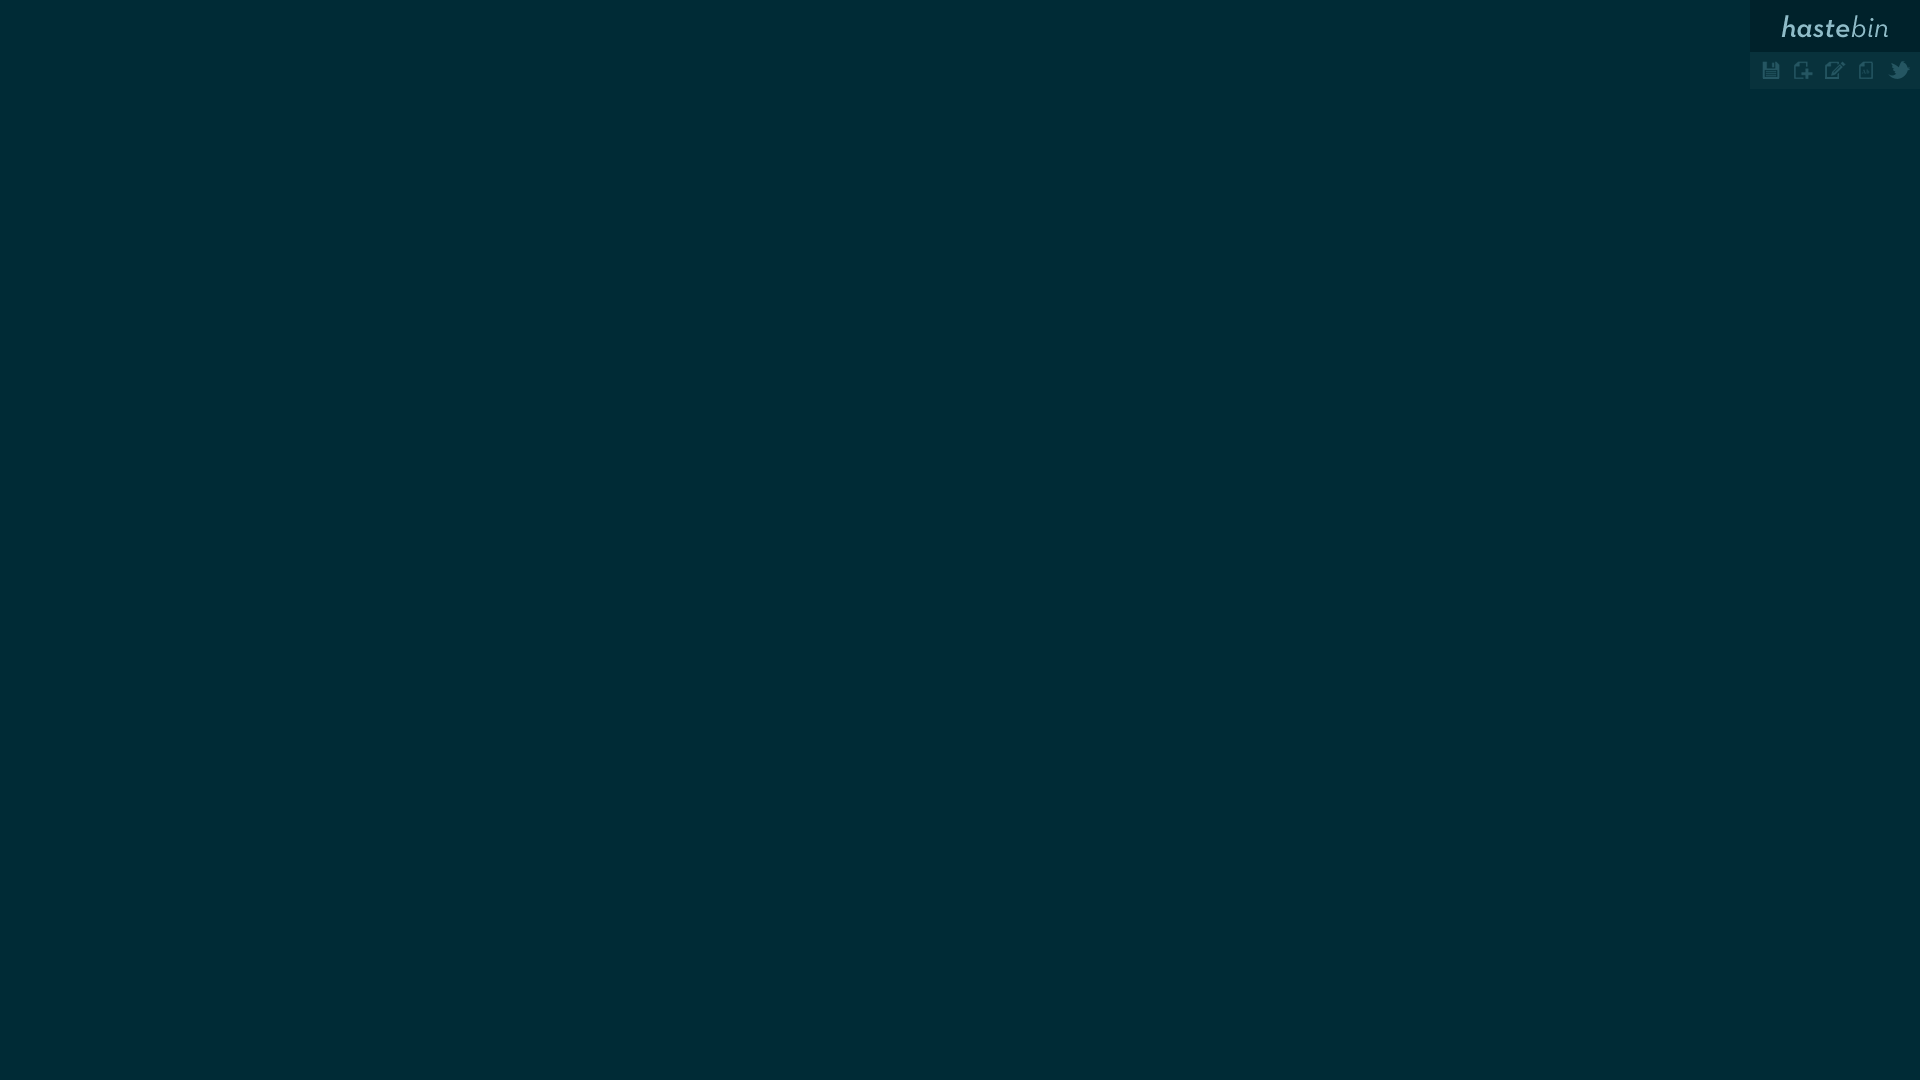 The image size is (1920, 1080). I want to click on 'Just Text', so click(1866, 69).